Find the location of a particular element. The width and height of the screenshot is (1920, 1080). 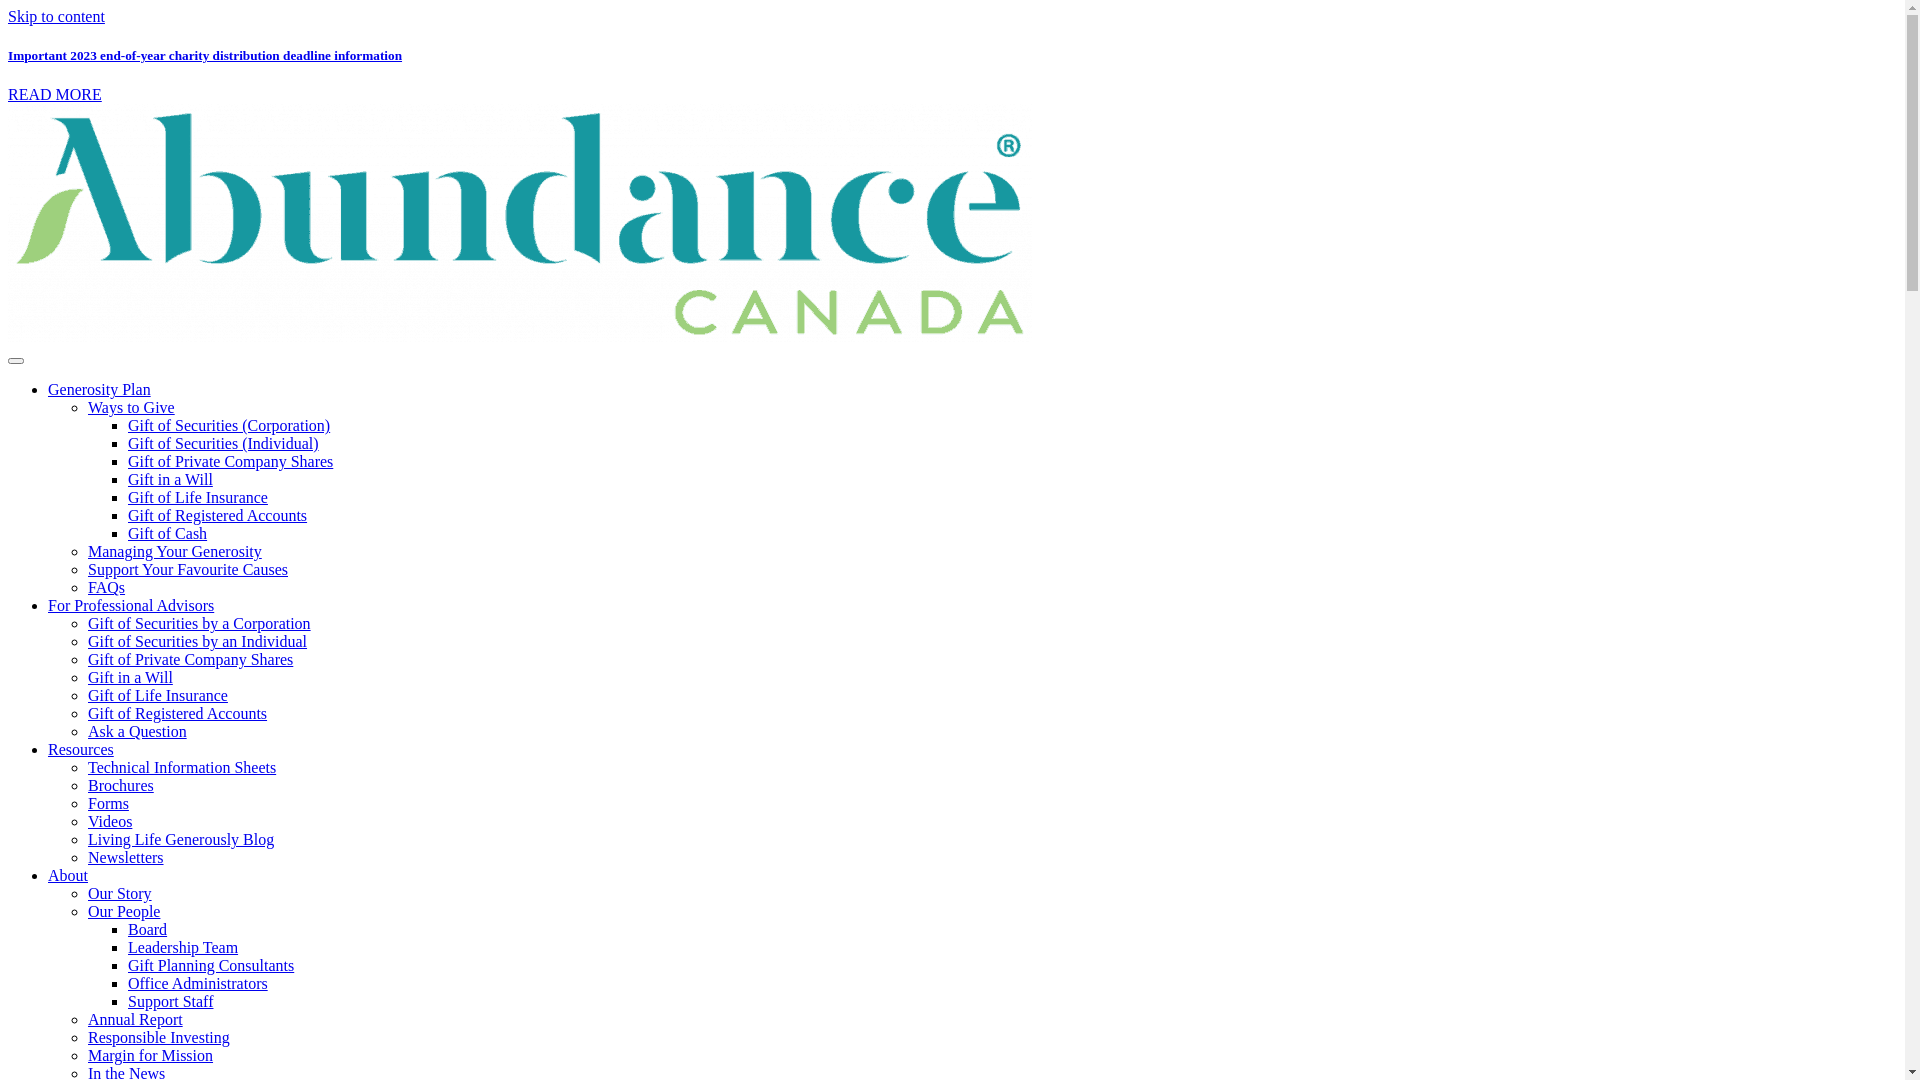

'FAQs' is located at coordinates (105, 586).